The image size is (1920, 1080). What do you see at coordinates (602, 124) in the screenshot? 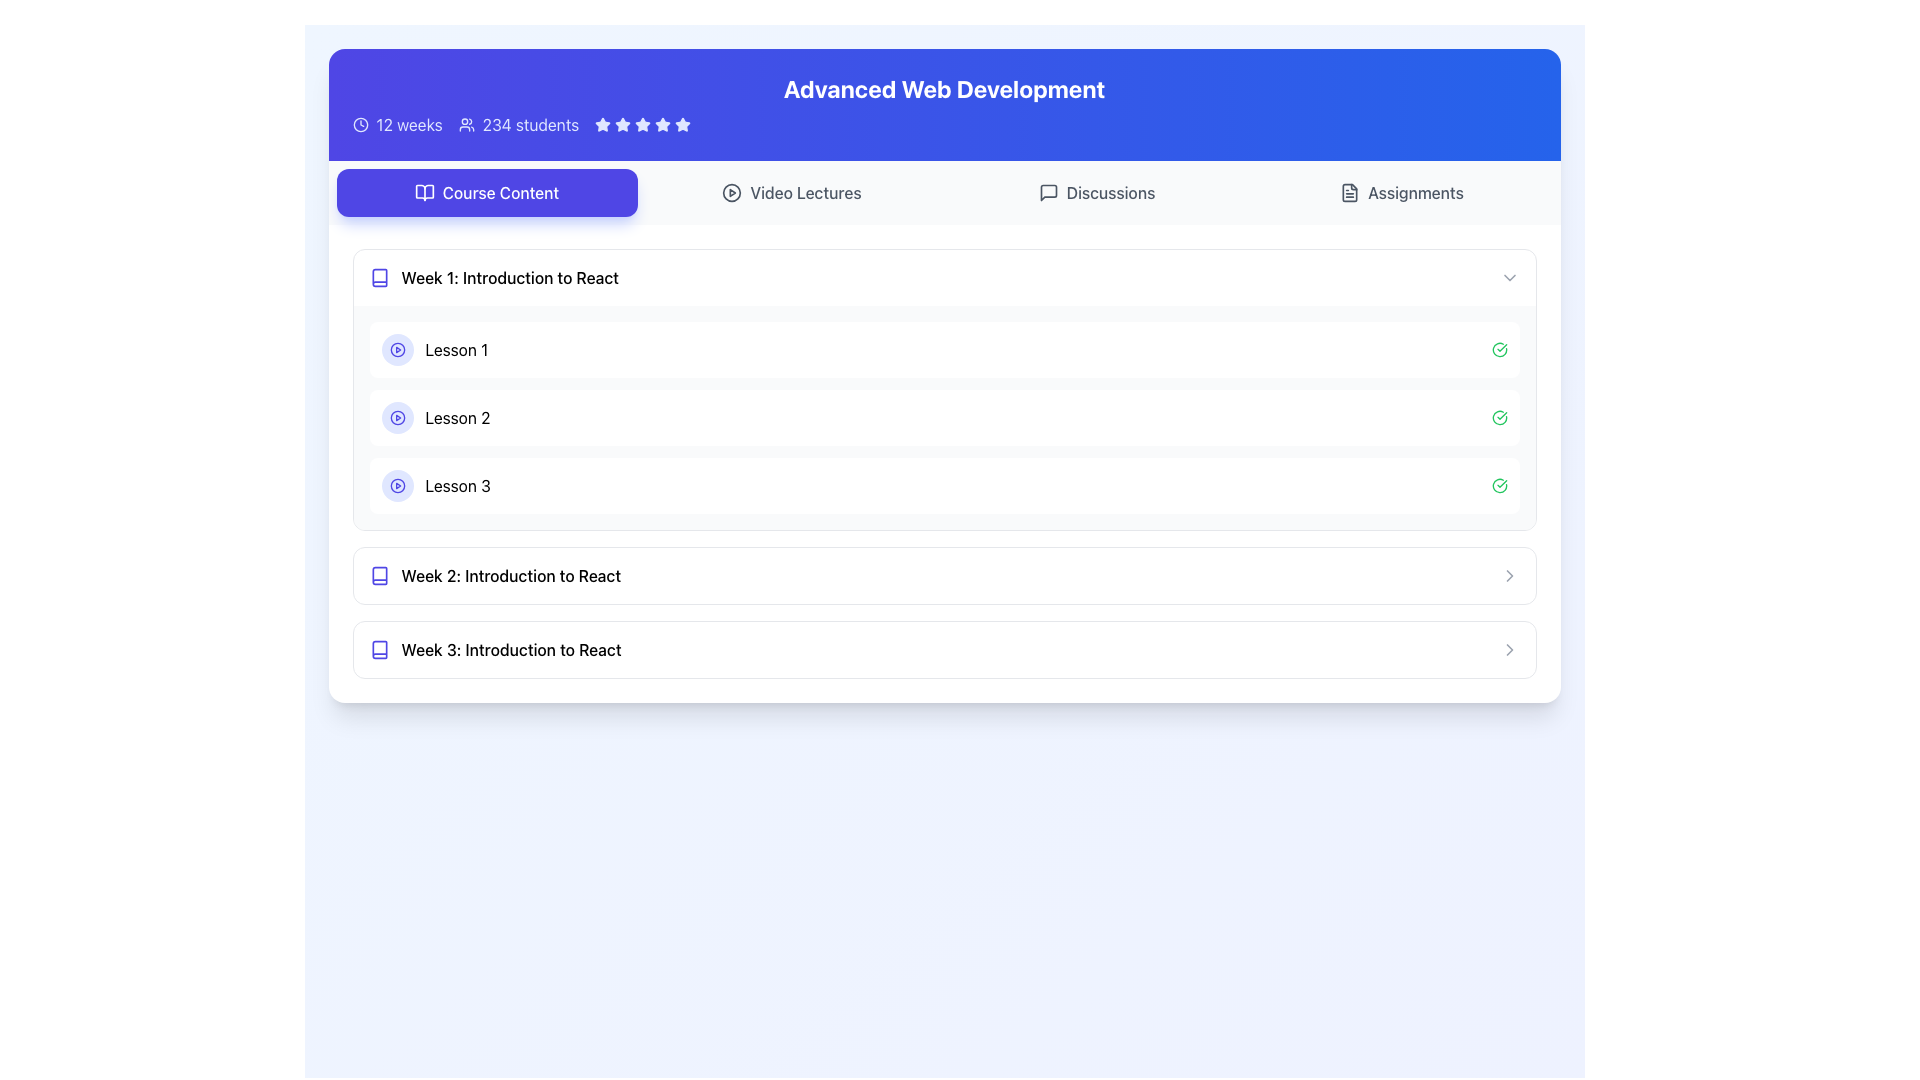
I see `the first star icon in the 5-star rating component` at bounding box center [602, 124].